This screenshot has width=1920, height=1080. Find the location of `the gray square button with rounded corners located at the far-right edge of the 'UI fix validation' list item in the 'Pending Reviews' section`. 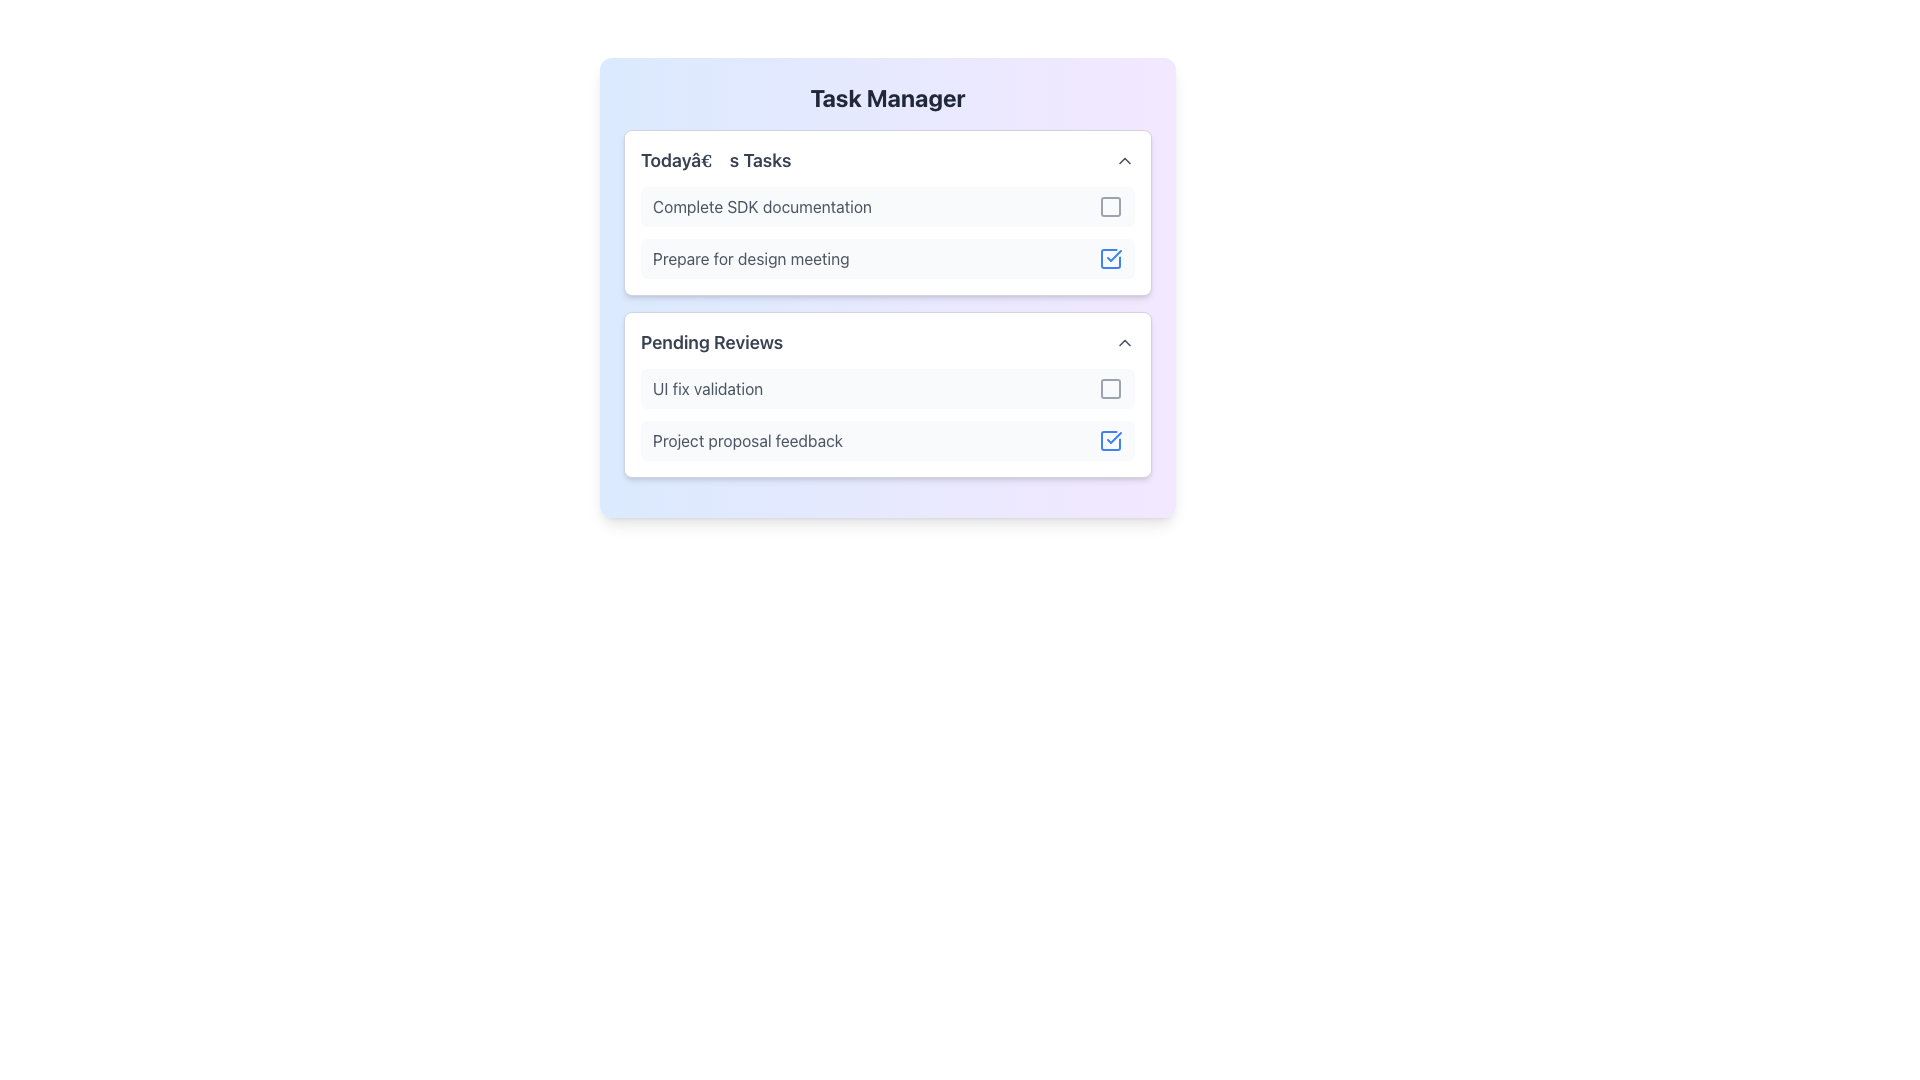

the gray square button with rounded corners located at the far-right edge of the 'UI fix validation' list item in the 'Pending Reviews' section is located at coordinates (1109, 389).